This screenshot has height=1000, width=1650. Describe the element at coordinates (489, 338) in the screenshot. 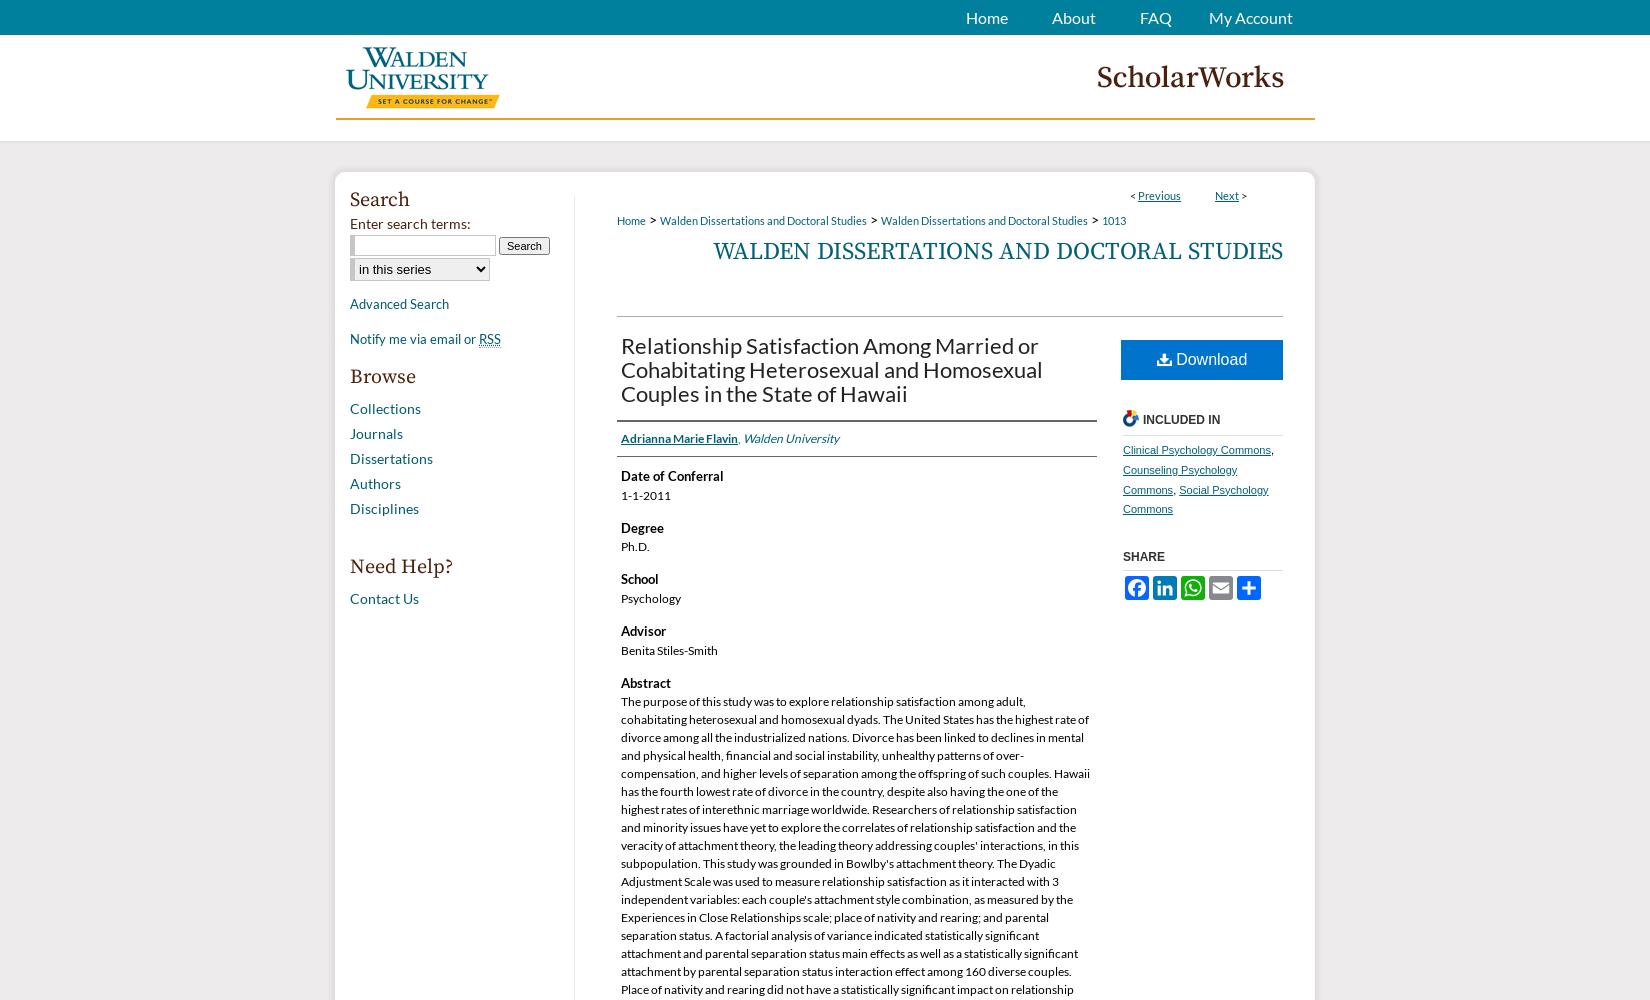

I see `'RSS'` at that location.